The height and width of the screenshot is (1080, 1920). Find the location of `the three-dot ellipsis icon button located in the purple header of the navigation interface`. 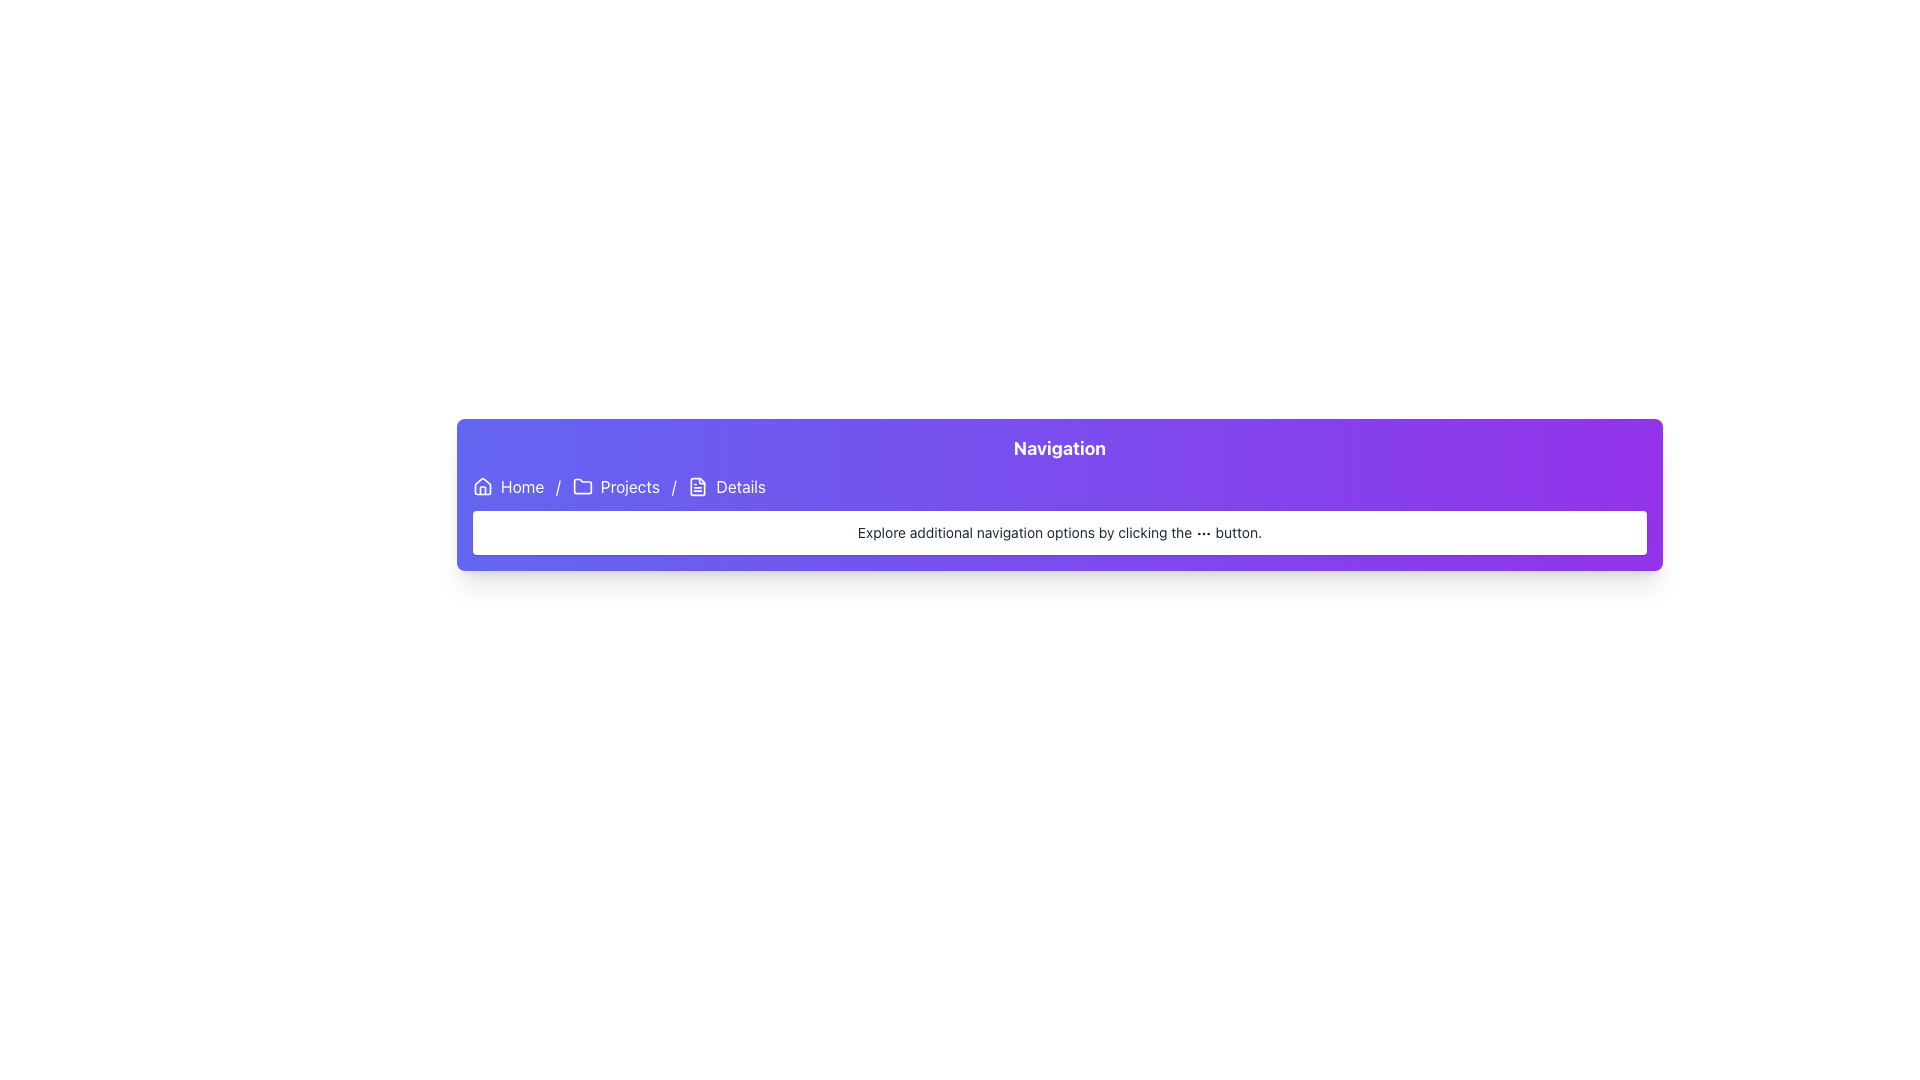

the three-dot ellipsis icon button located in the purple header of the navigation interface is located at coordinates (1202, 533).